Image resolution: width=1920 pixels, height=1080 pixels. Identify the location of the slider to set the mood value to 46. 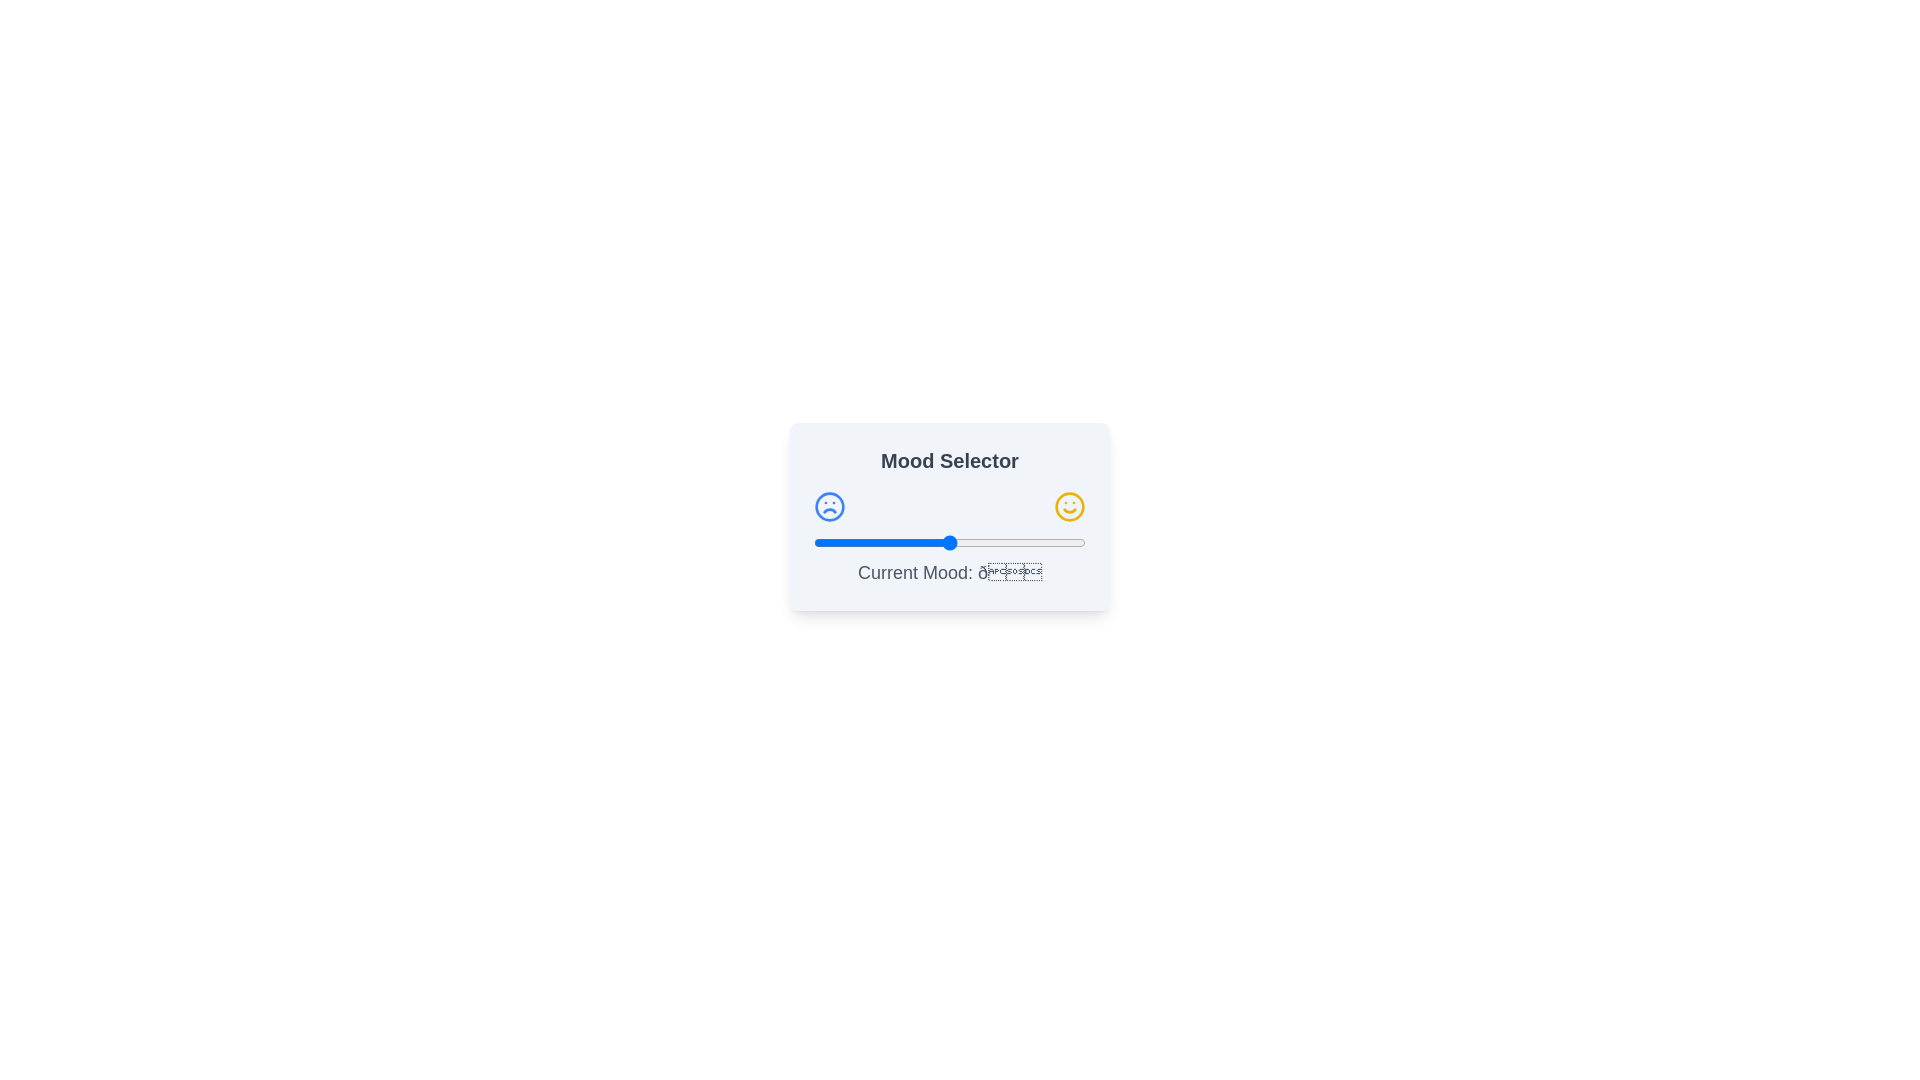
(938, 543).